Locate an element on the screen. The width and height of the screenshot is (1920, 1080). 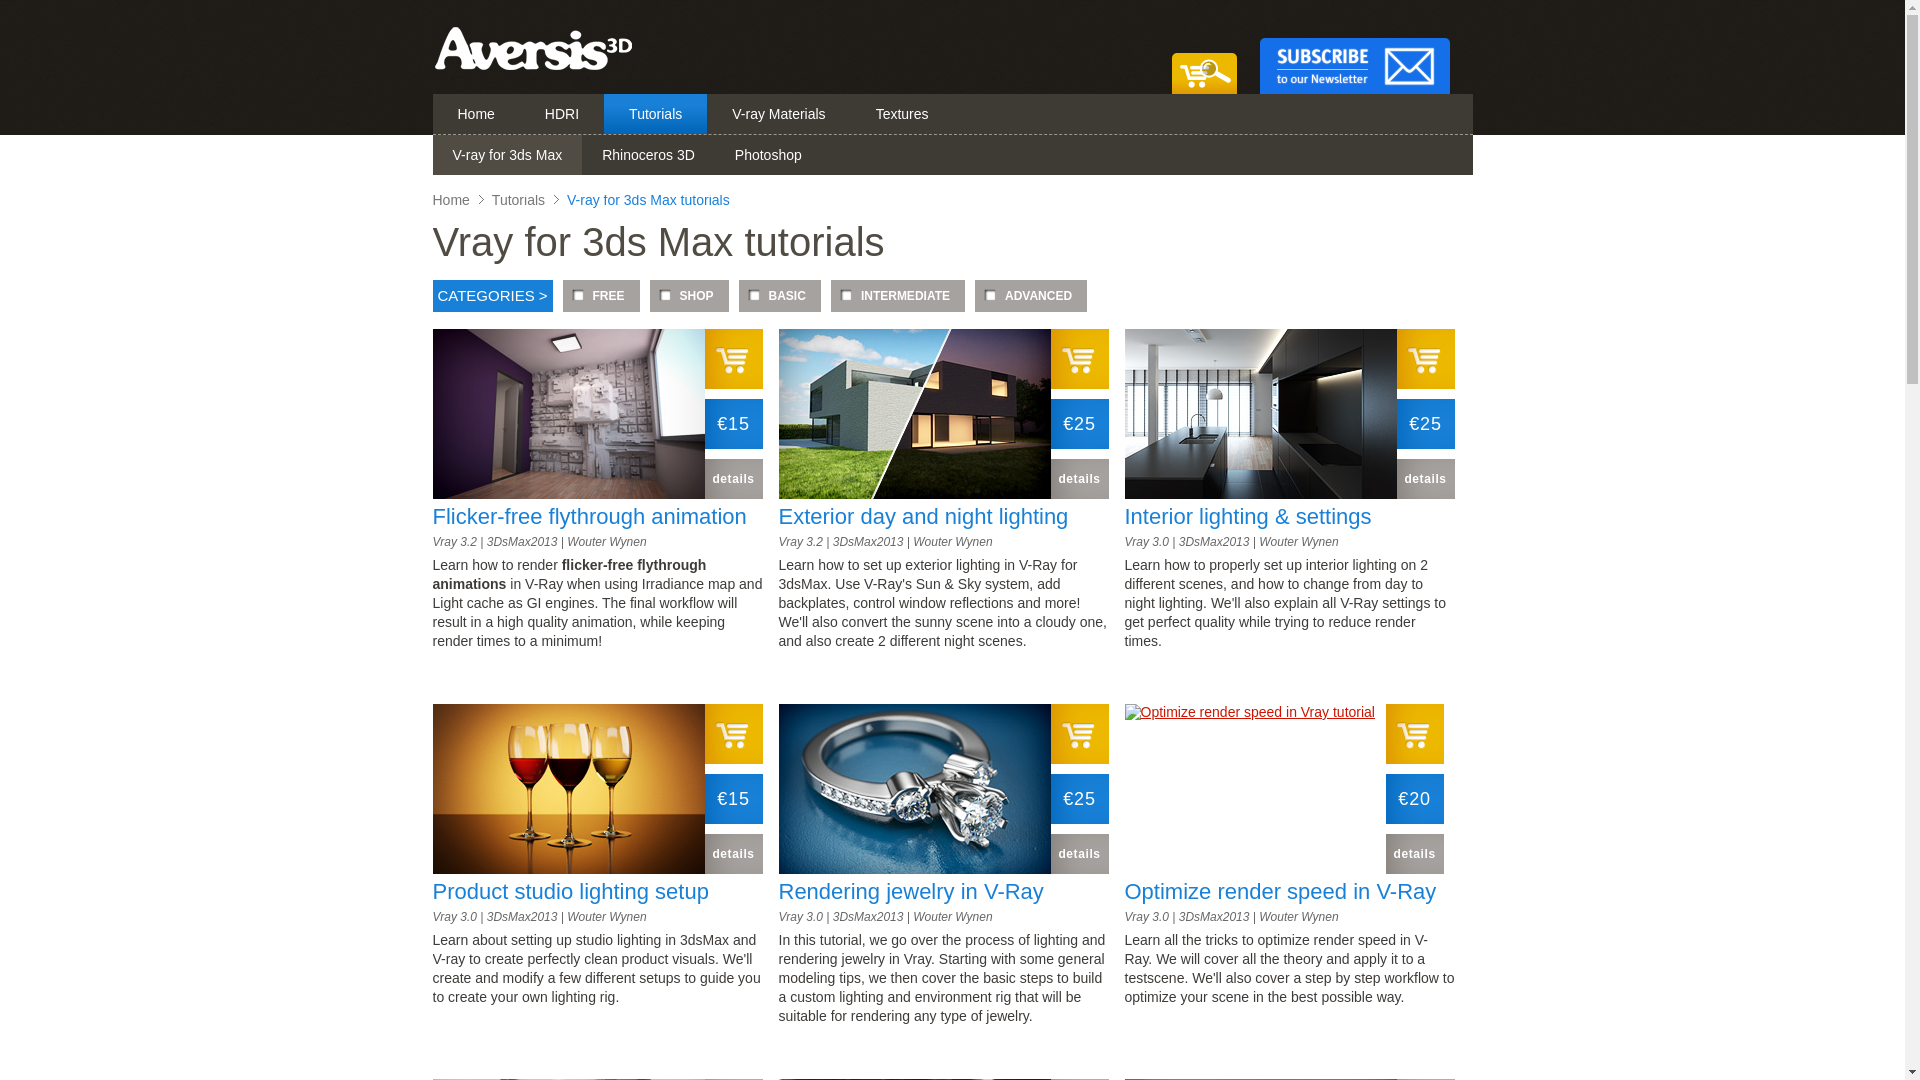
'Photoshop' is located at coordinates (715, 153).